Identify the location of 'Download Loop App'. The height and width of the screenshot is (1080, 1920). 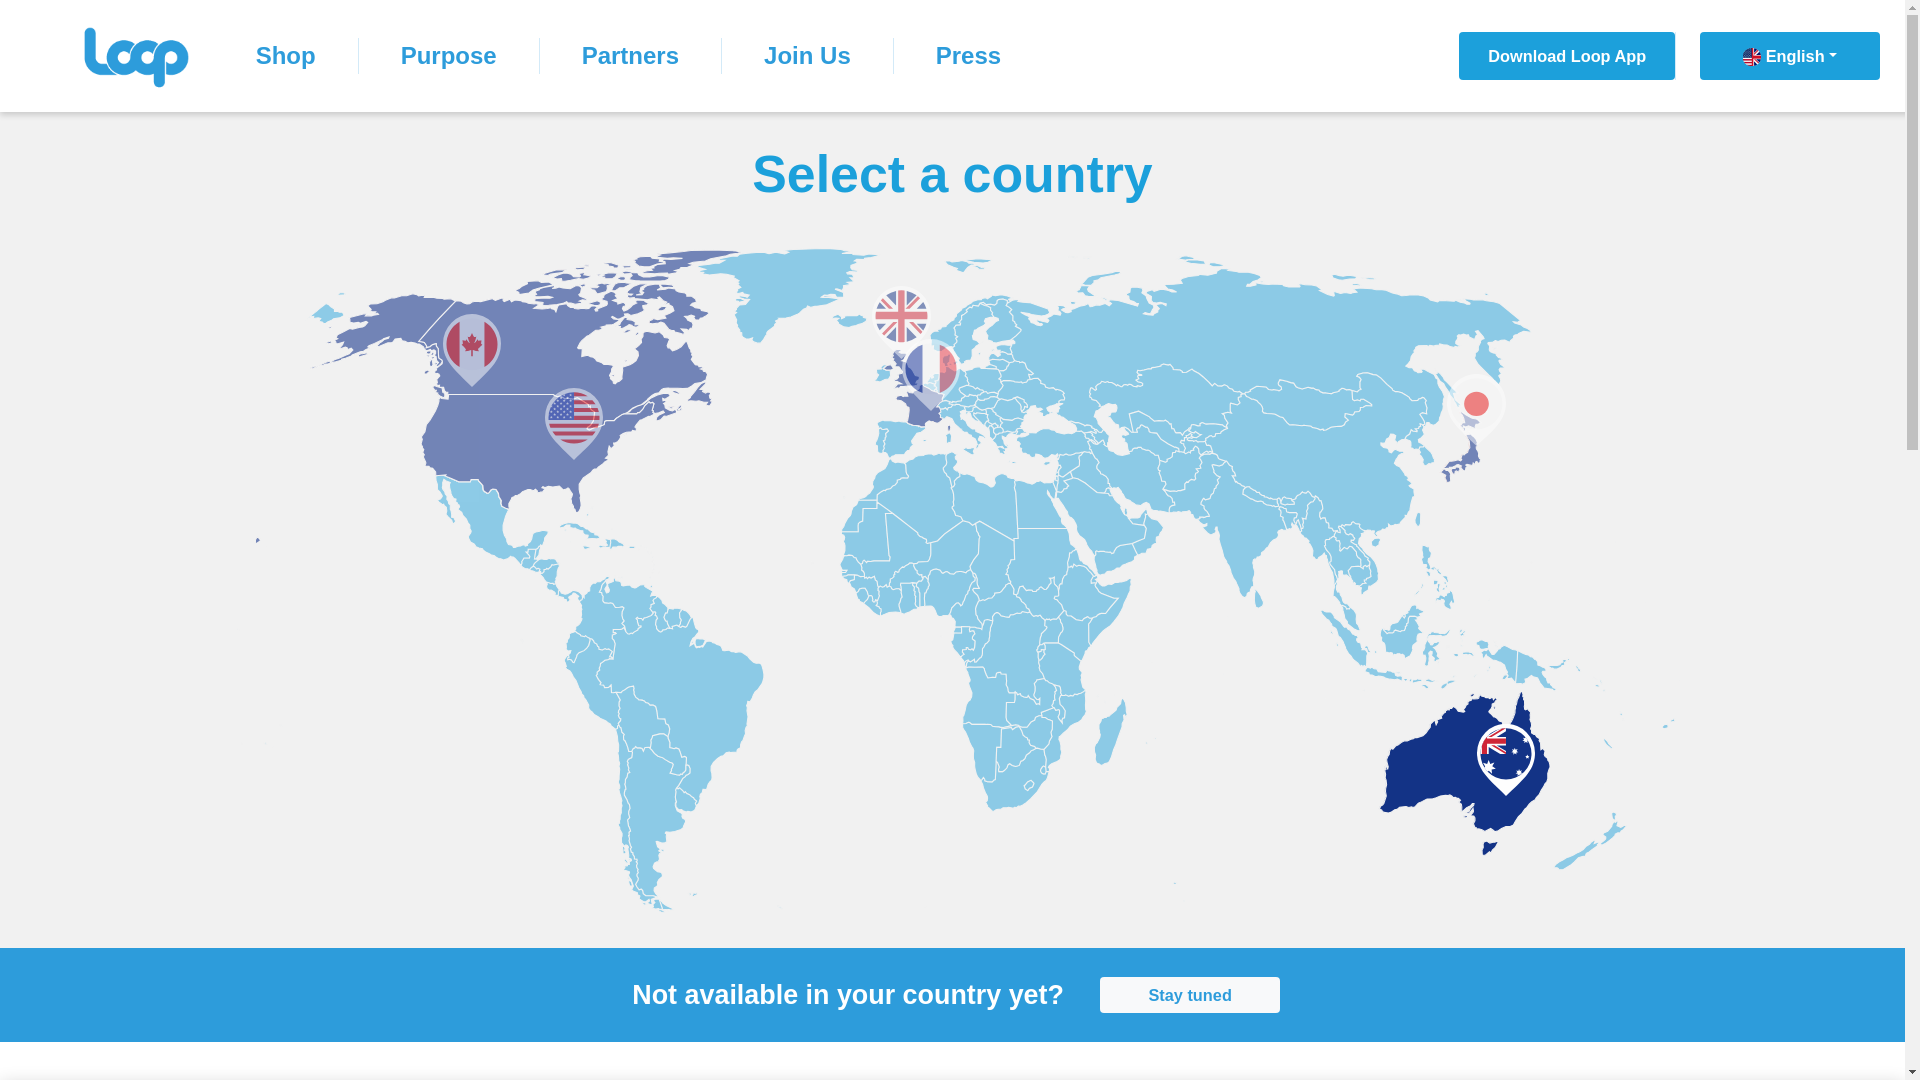
(1566, 55).